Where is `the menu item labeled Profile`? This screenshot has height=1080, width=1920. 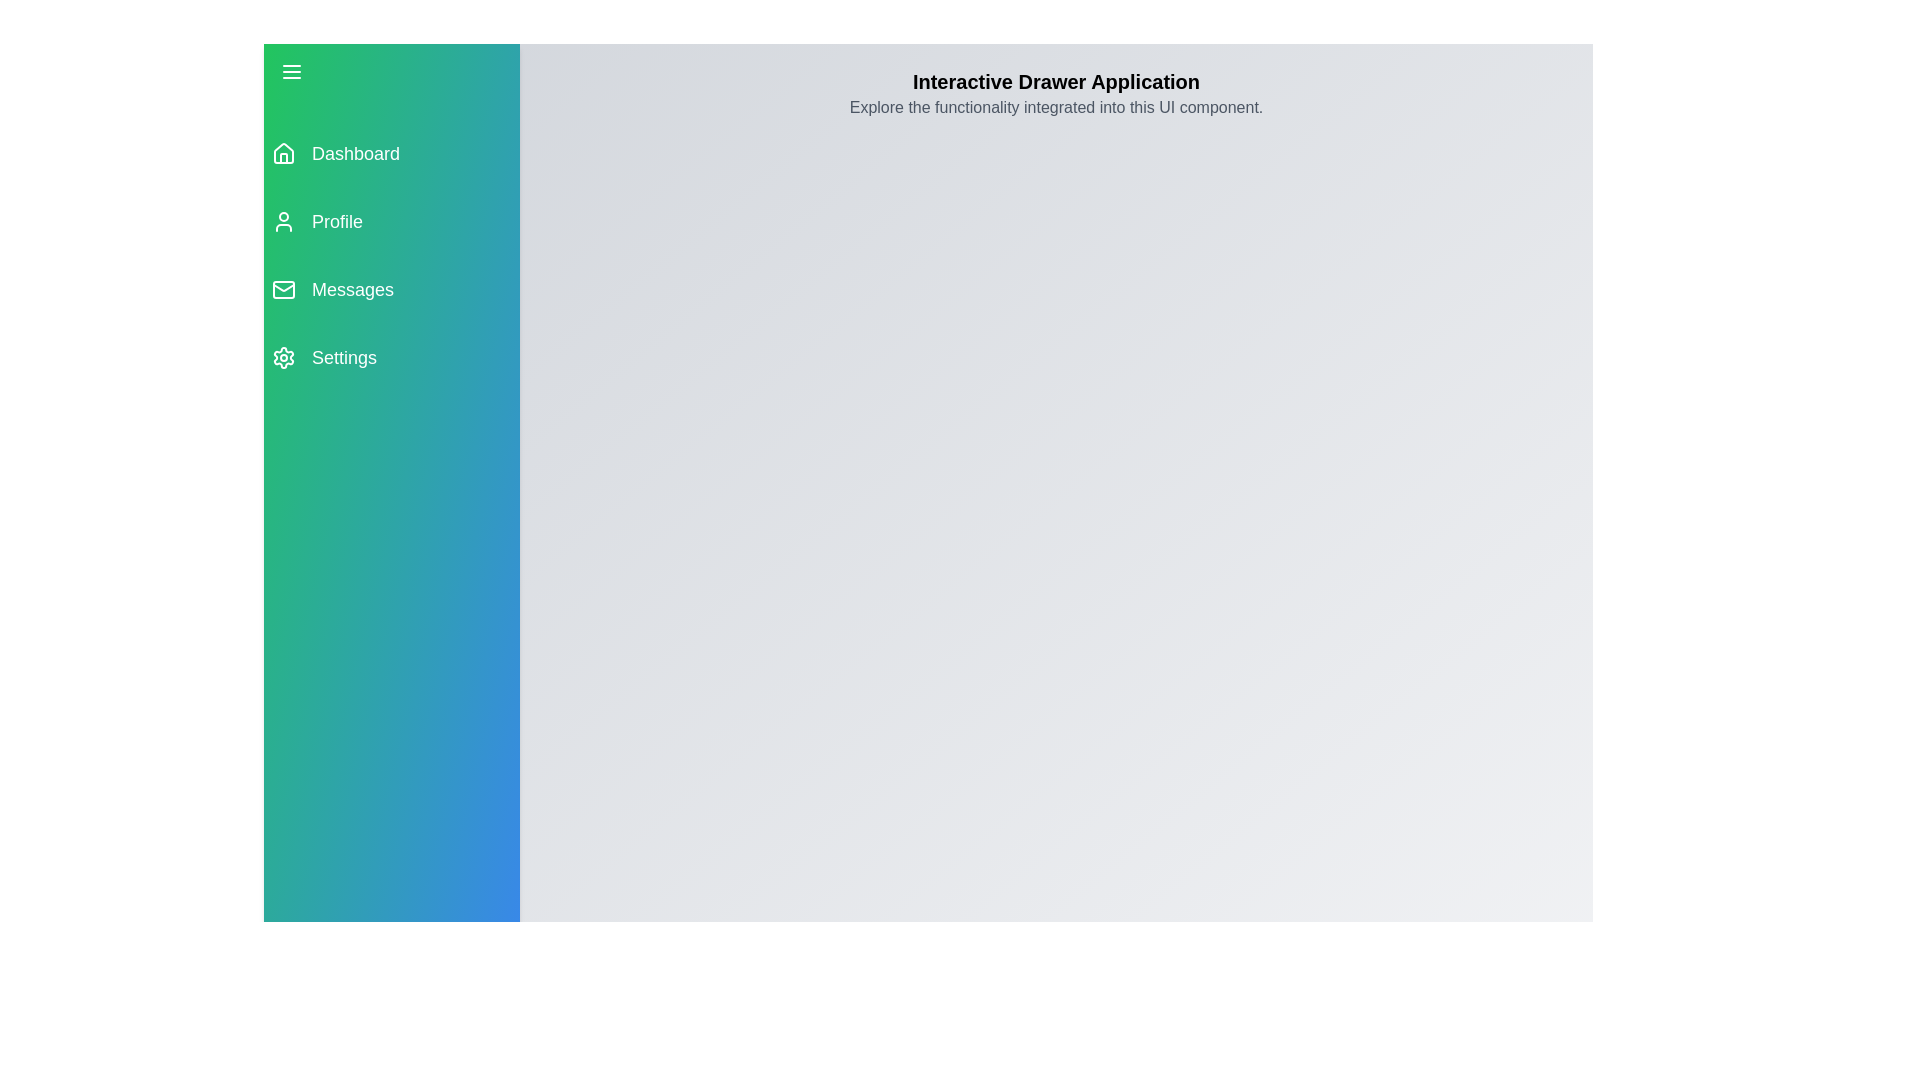
the menu item labeled Profile is located at coordinates (392, 222).